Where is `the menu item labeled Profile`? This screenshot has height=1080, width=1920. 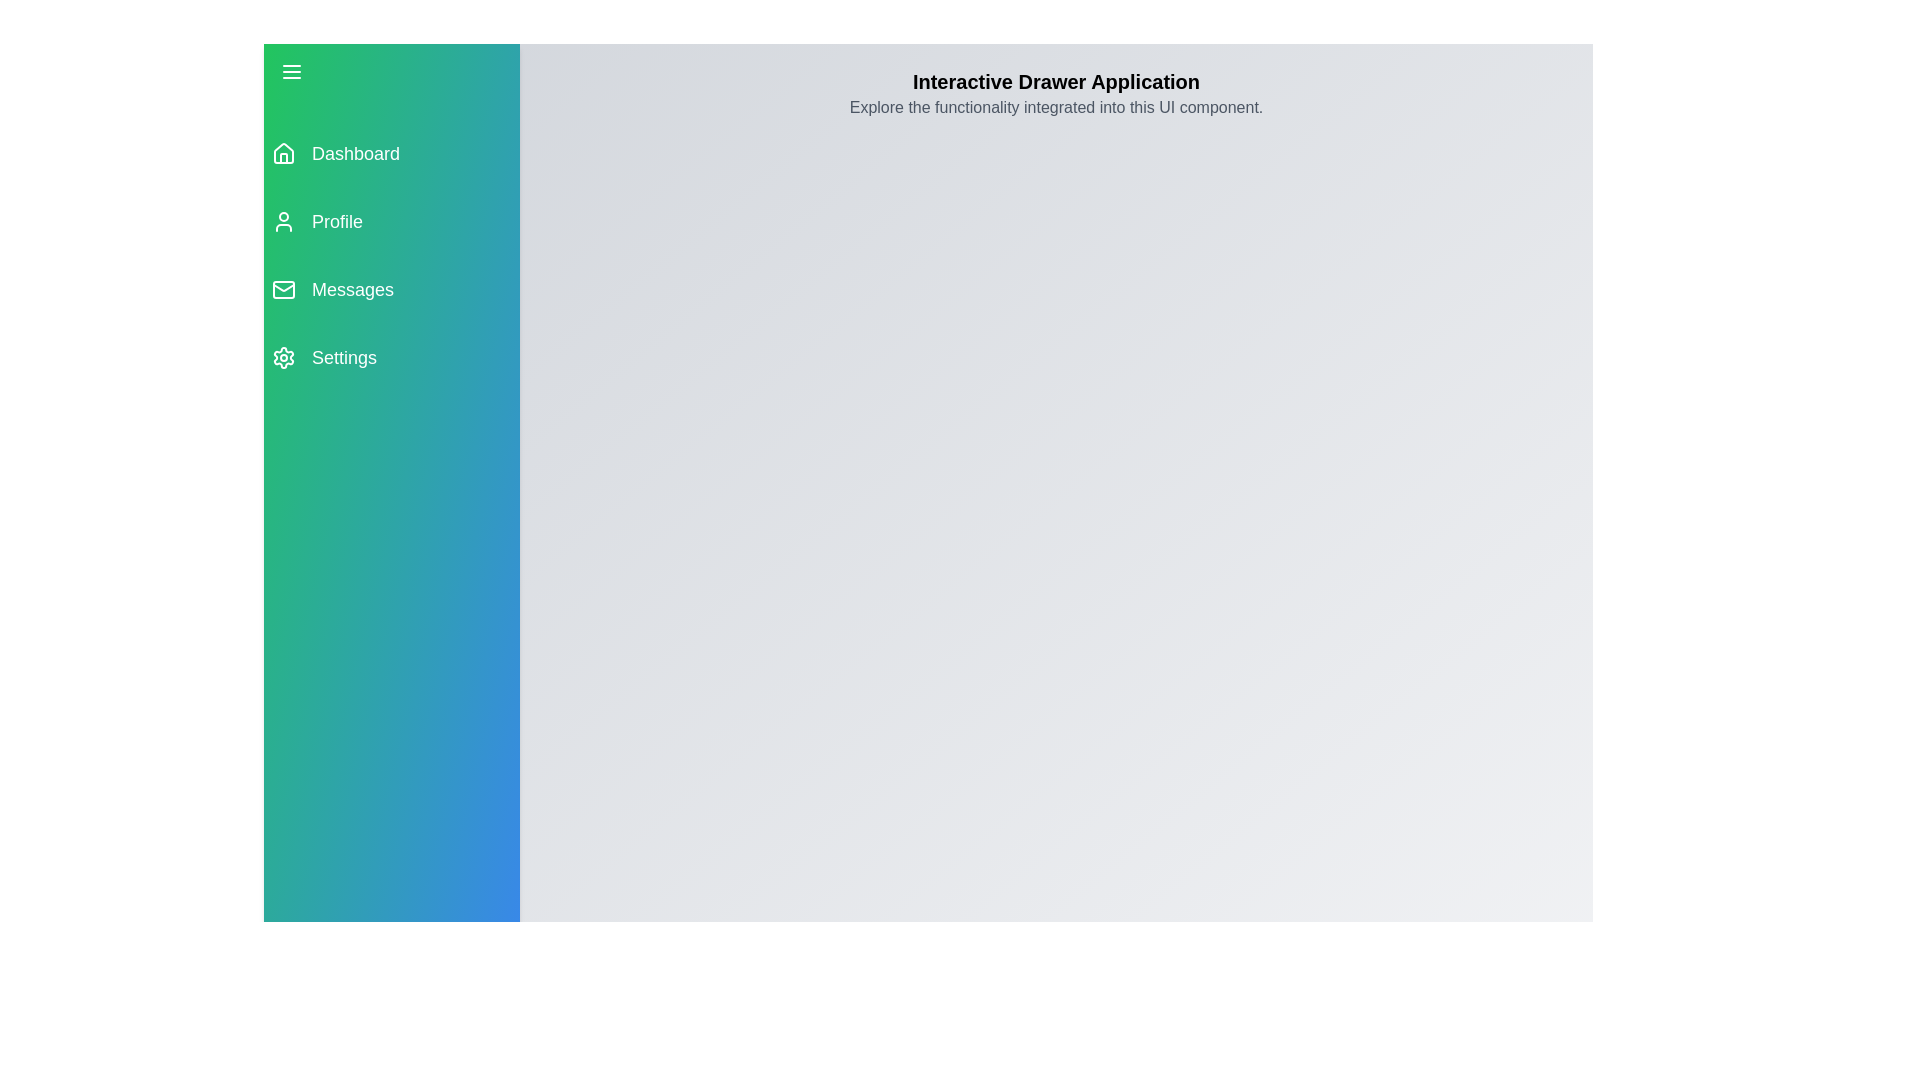
the menu item labeled Profile is located at coordinates (392, 222).